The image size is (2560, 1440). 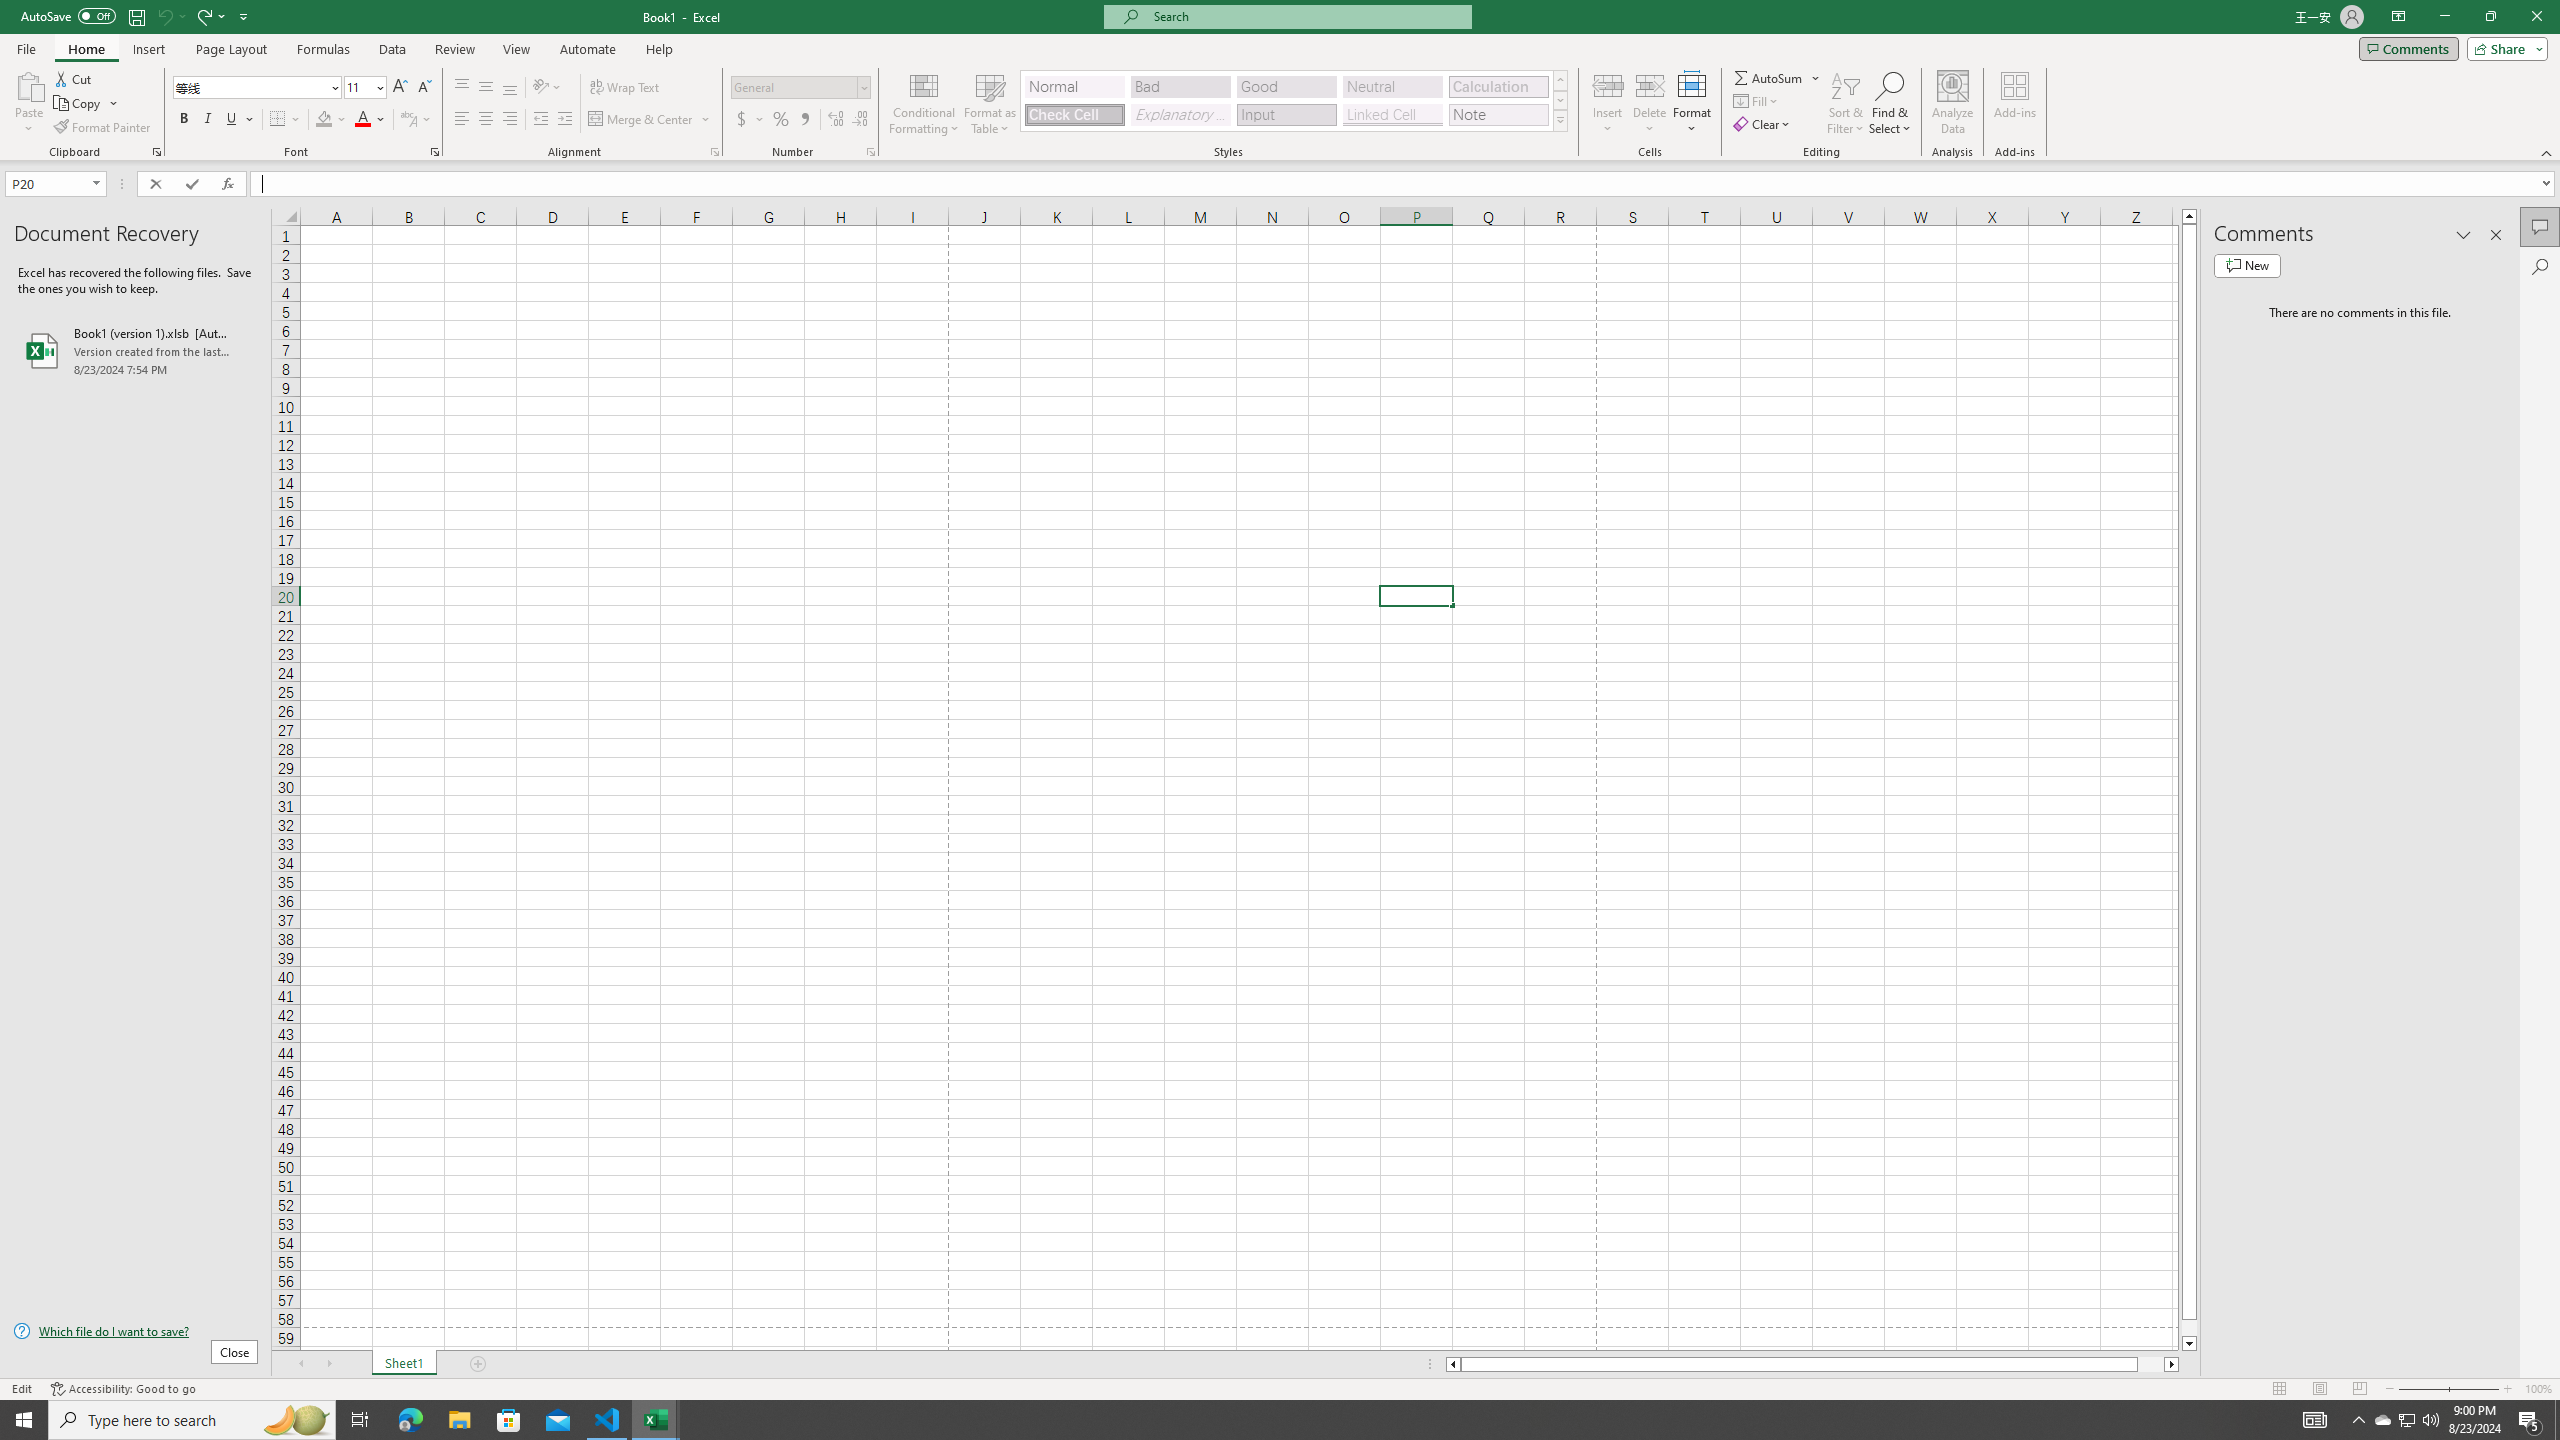 I want to click on 'Top Align', so click(x=461, y=87).